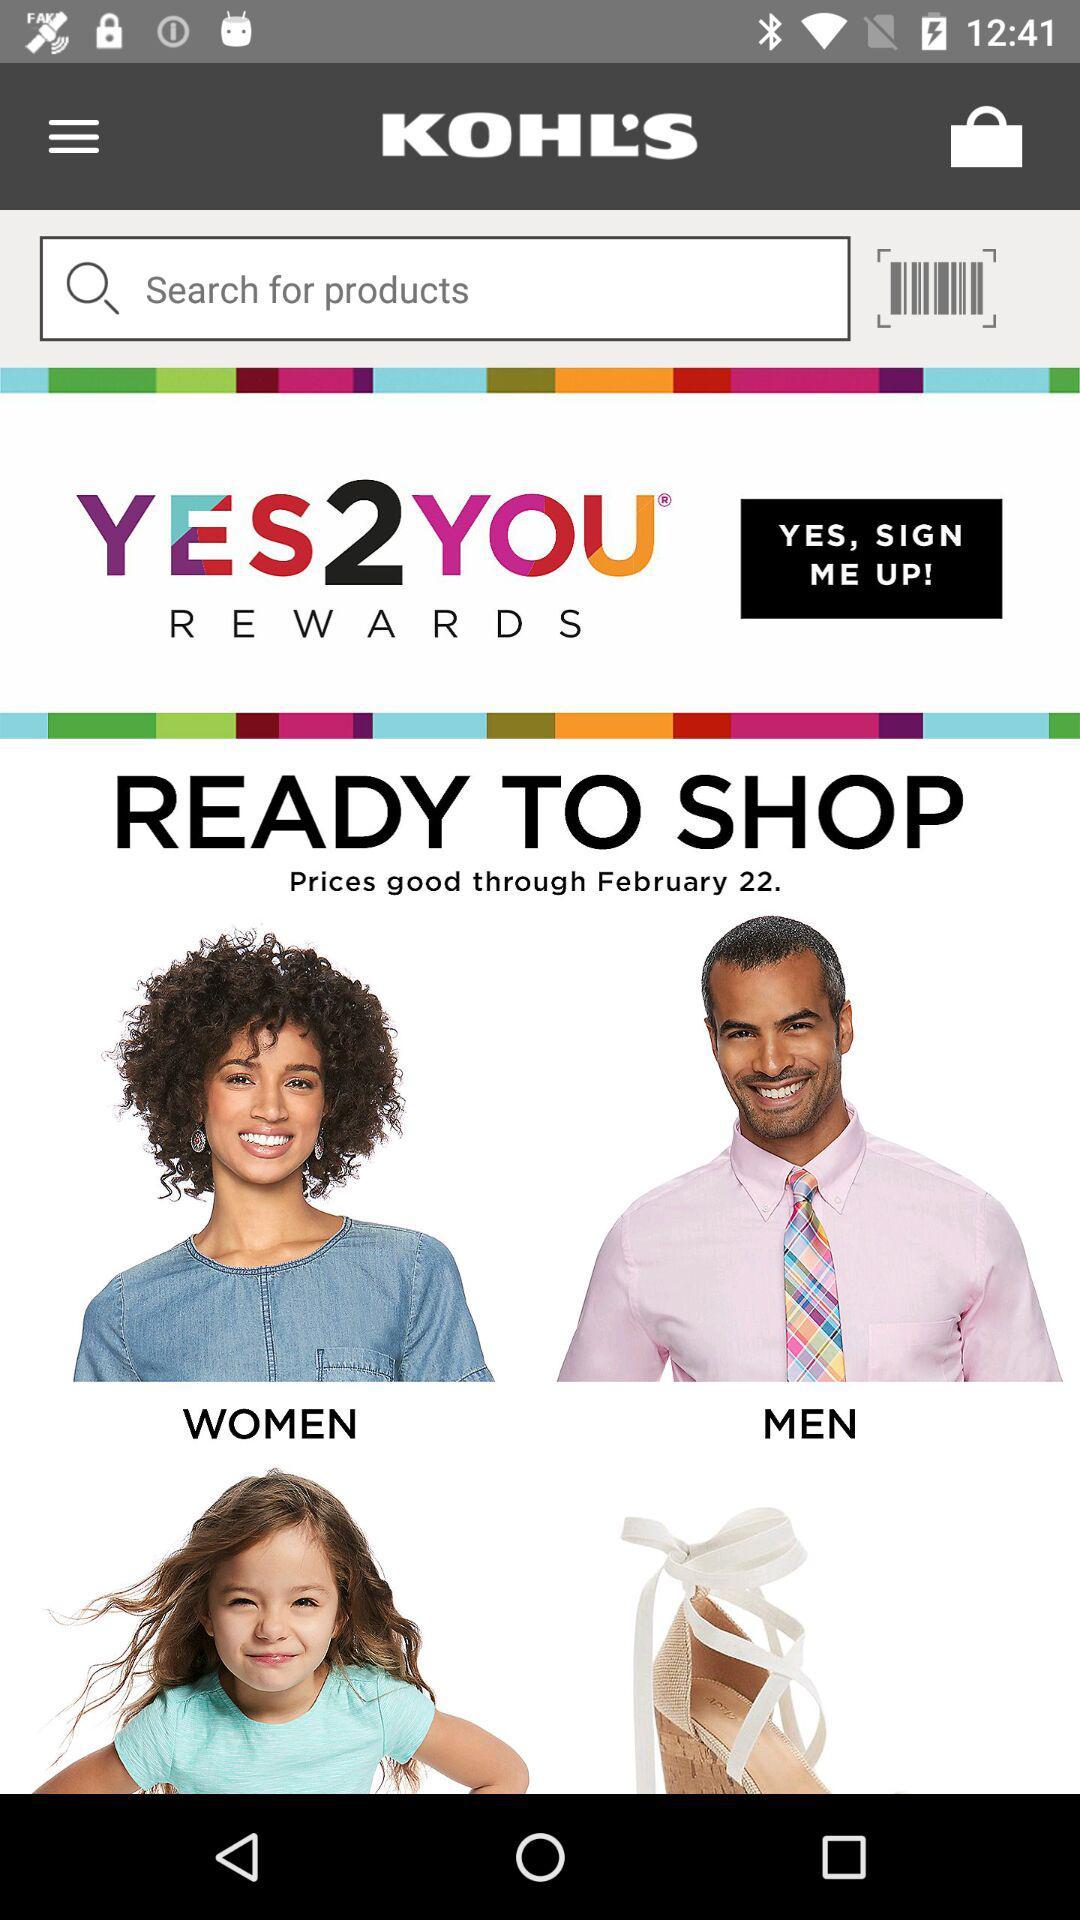  What do you see at coordinates (807, 1627) in the screenshot?
I see `advertisement area` at bounding box center [807, 1627].